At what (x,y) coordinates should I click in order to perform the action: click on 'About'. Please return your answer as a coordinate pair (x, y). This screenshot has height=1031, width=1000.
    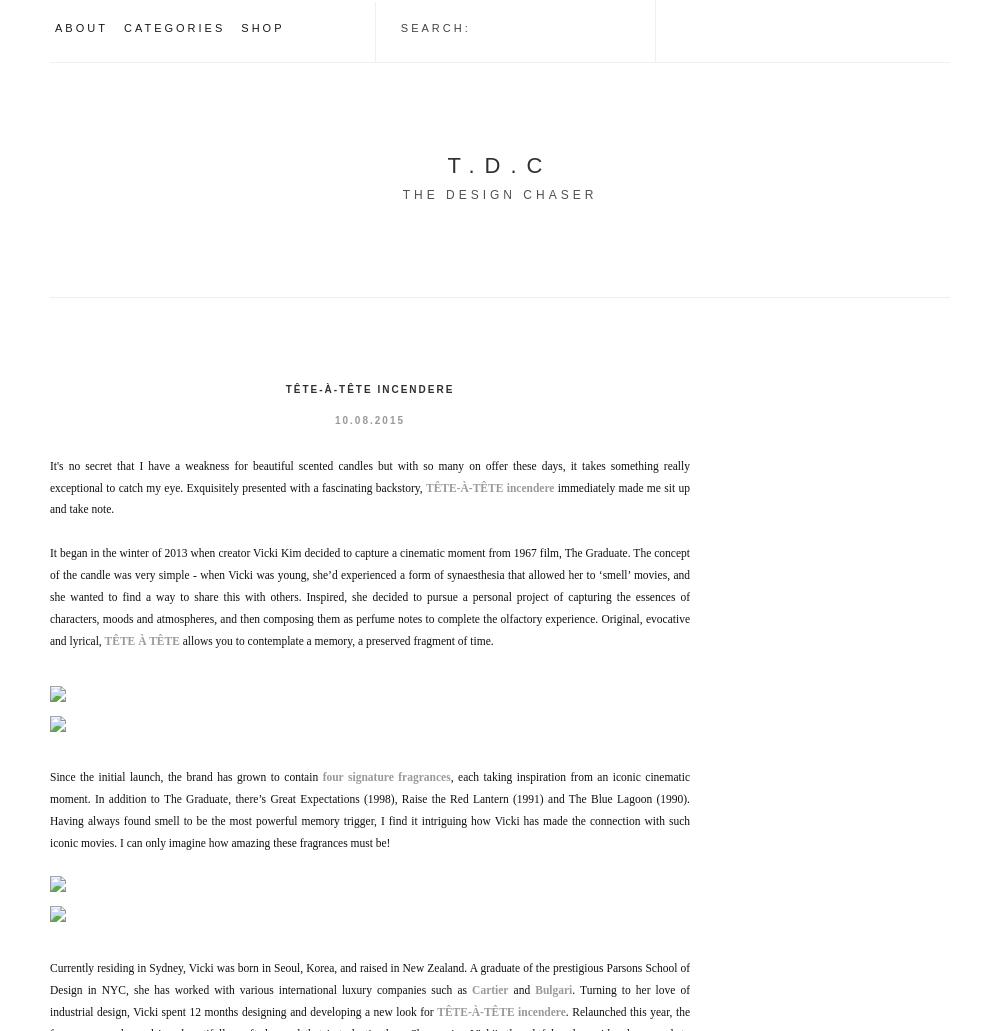
    Looking at the image, I should click on (80, 28).